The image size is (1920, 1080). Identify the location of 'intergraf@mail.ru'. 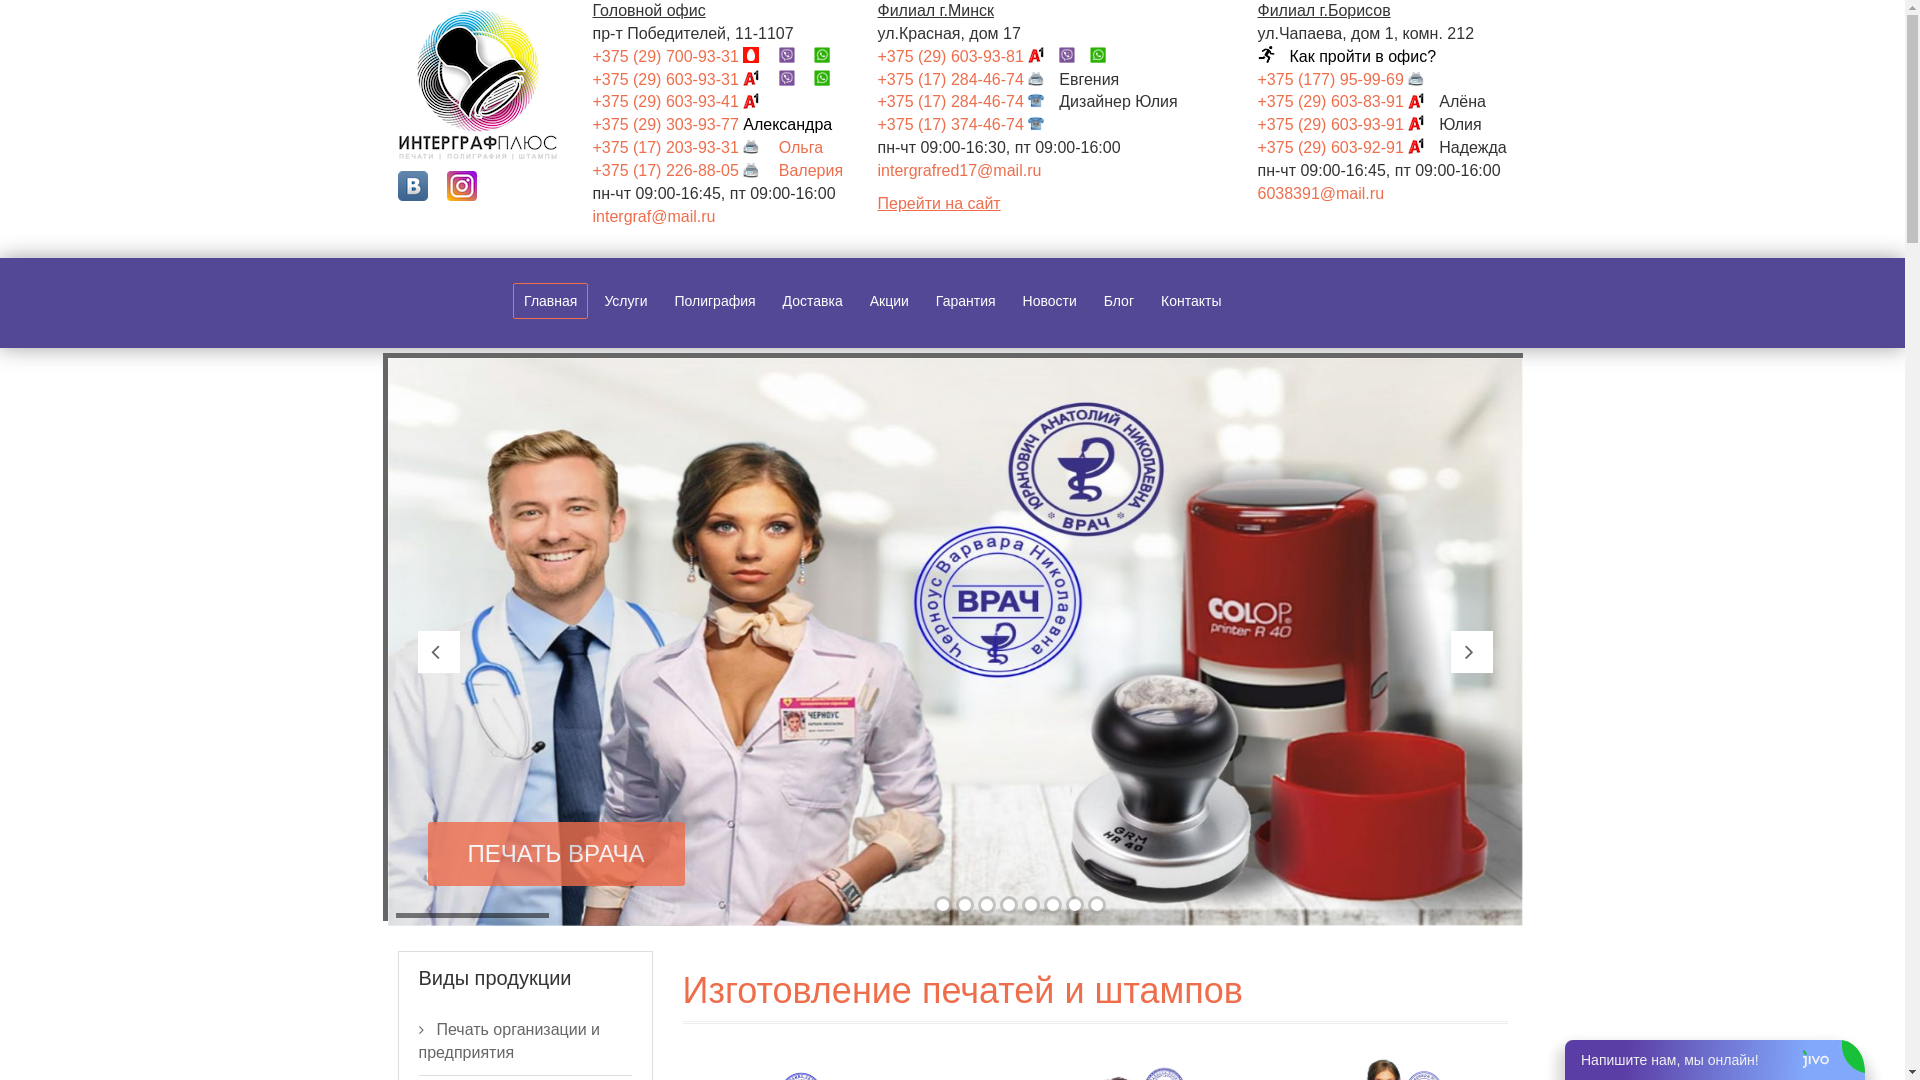
(653, 216).